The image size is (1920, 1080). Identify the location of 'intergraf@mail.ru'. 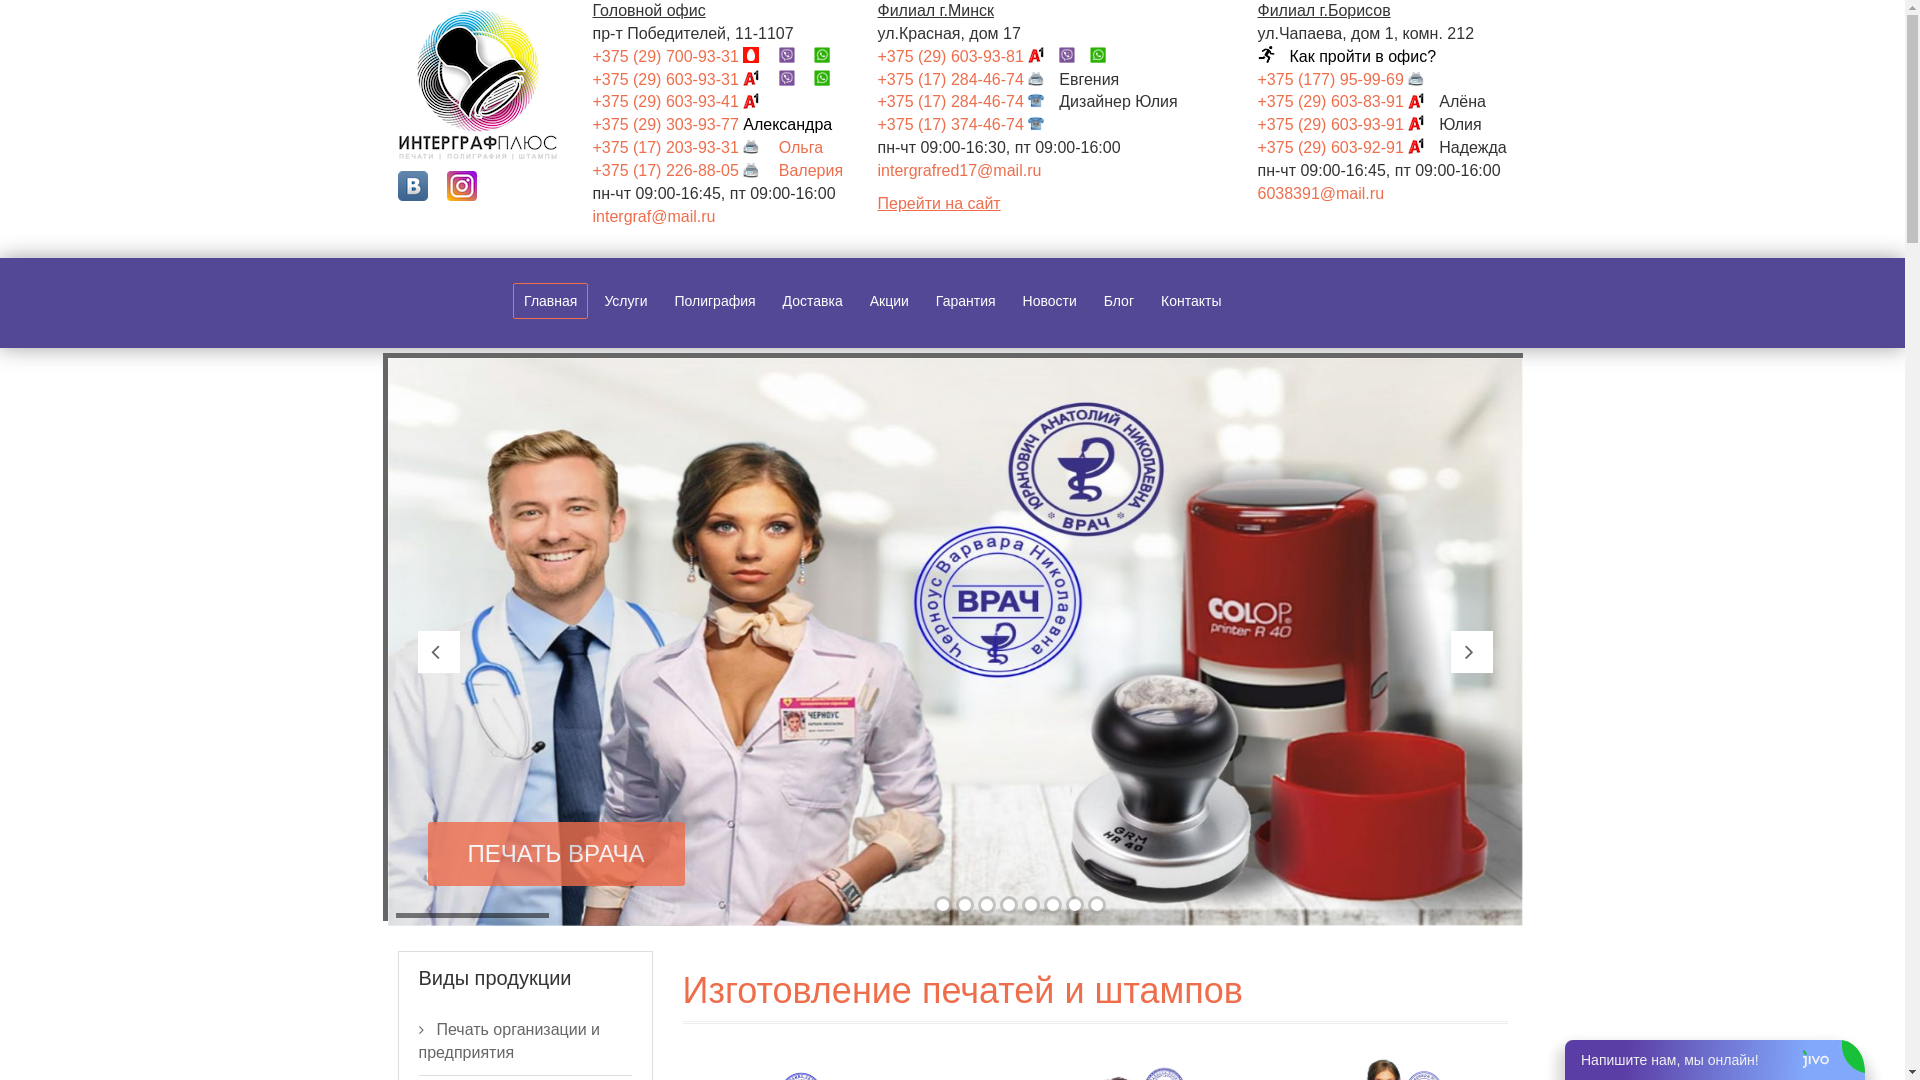
(653, 216).